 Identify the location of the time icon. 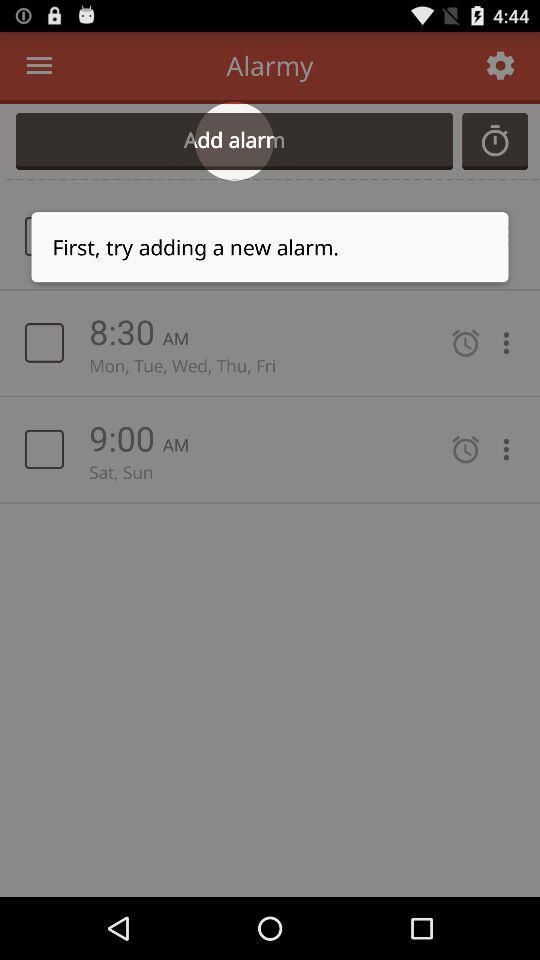
(494, 150).